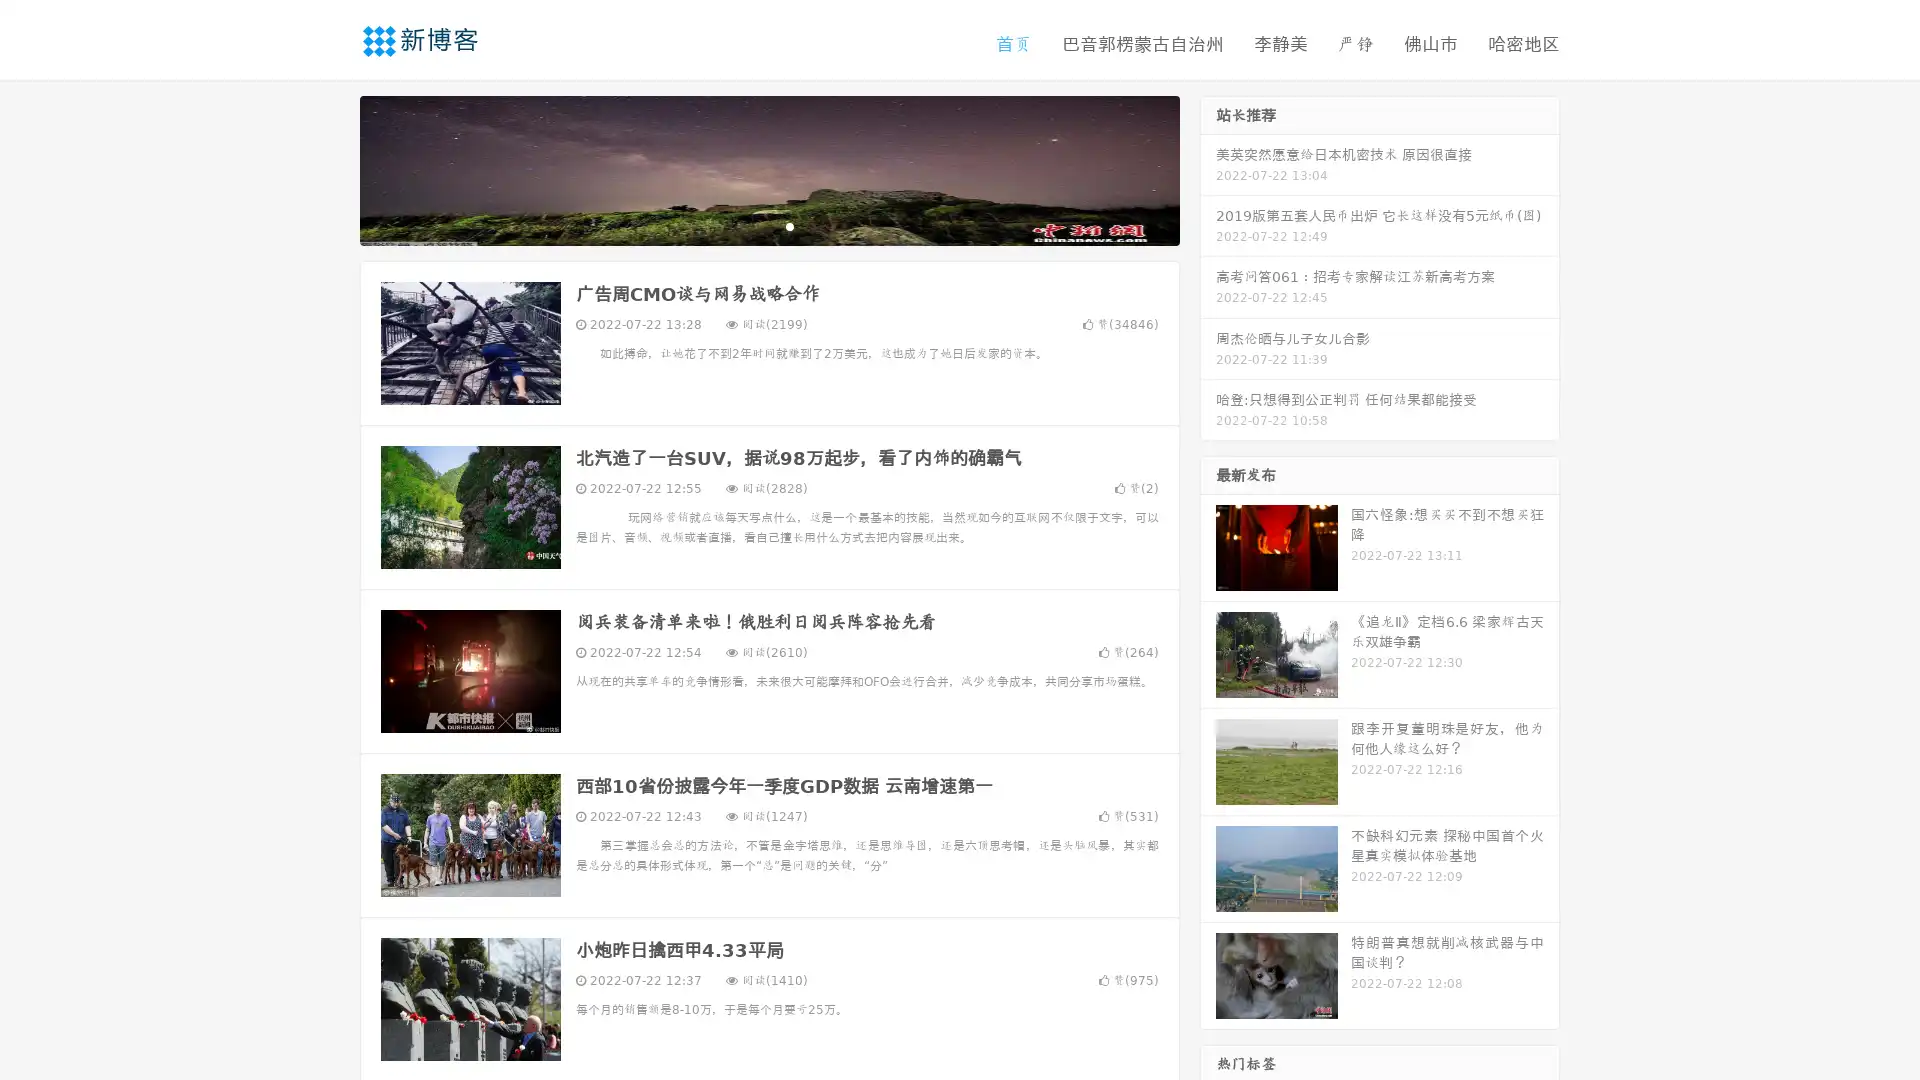 The width and height of the screenshot is (1920, 1080). What do you see at coordinates (1208, 168) in the screenshot?
I see `Next slide` at bounding box center [1208, 168].